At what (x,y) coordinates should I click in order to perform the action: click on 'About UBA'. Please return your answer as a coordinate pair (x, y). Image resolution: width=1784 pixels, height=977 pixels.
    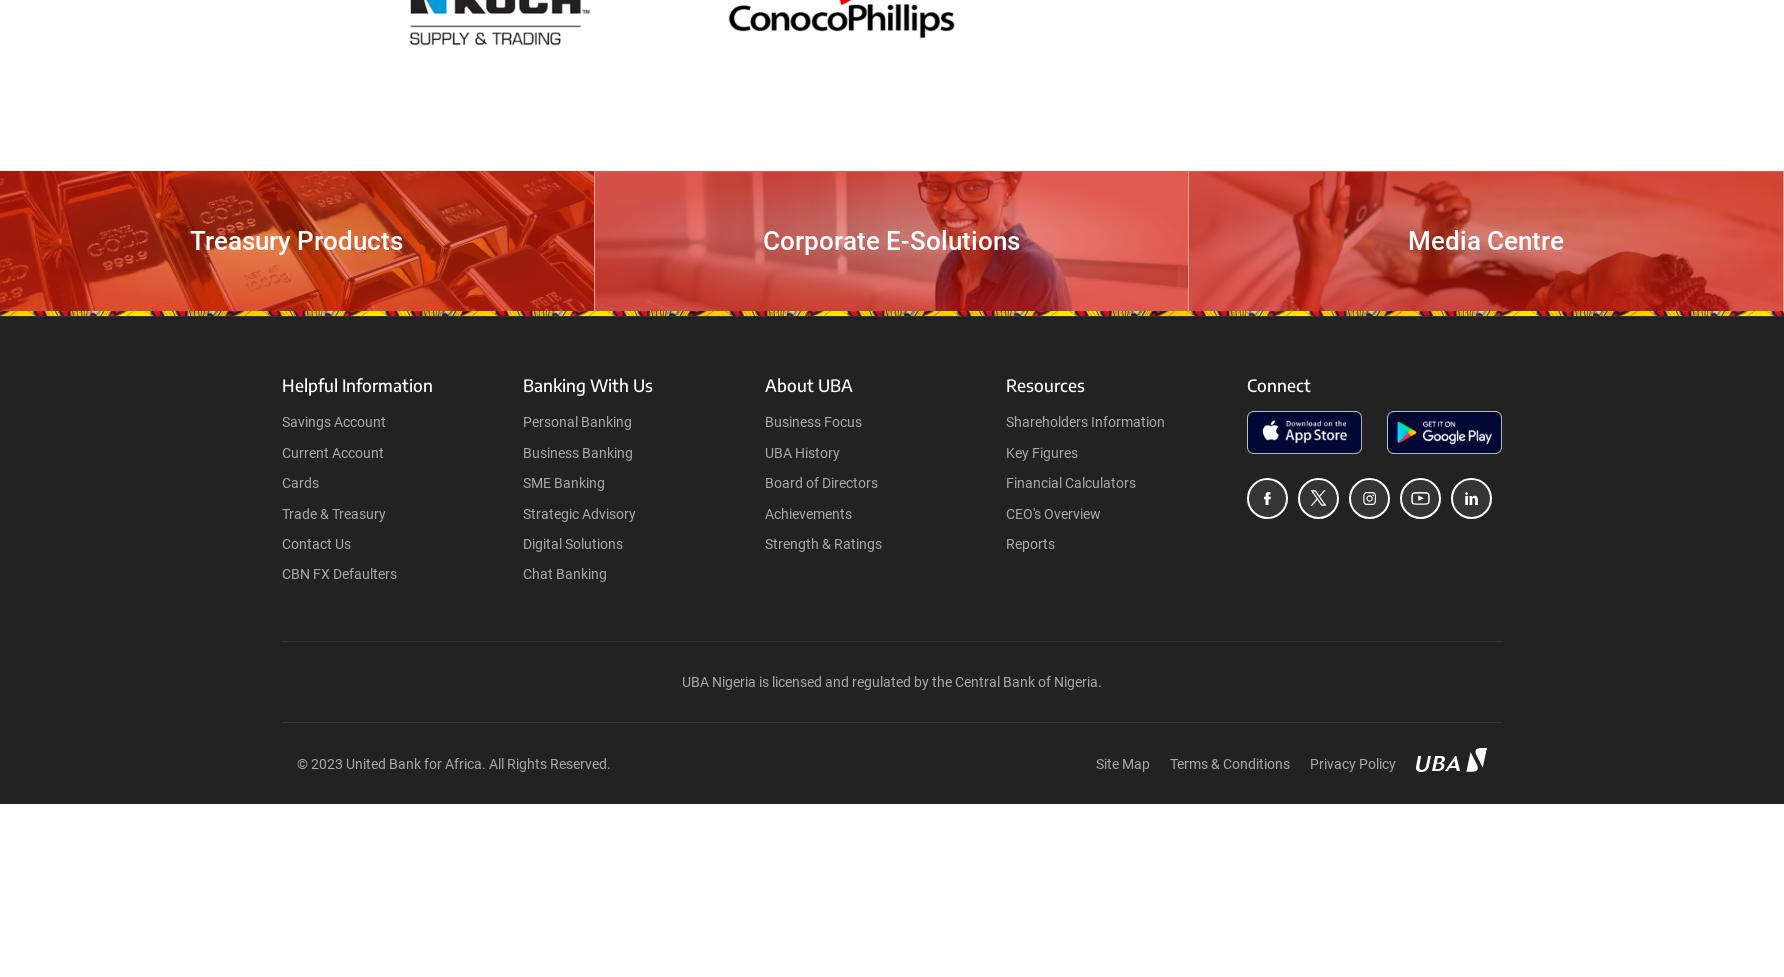
    Looking at the image, I should click on (806, 385).